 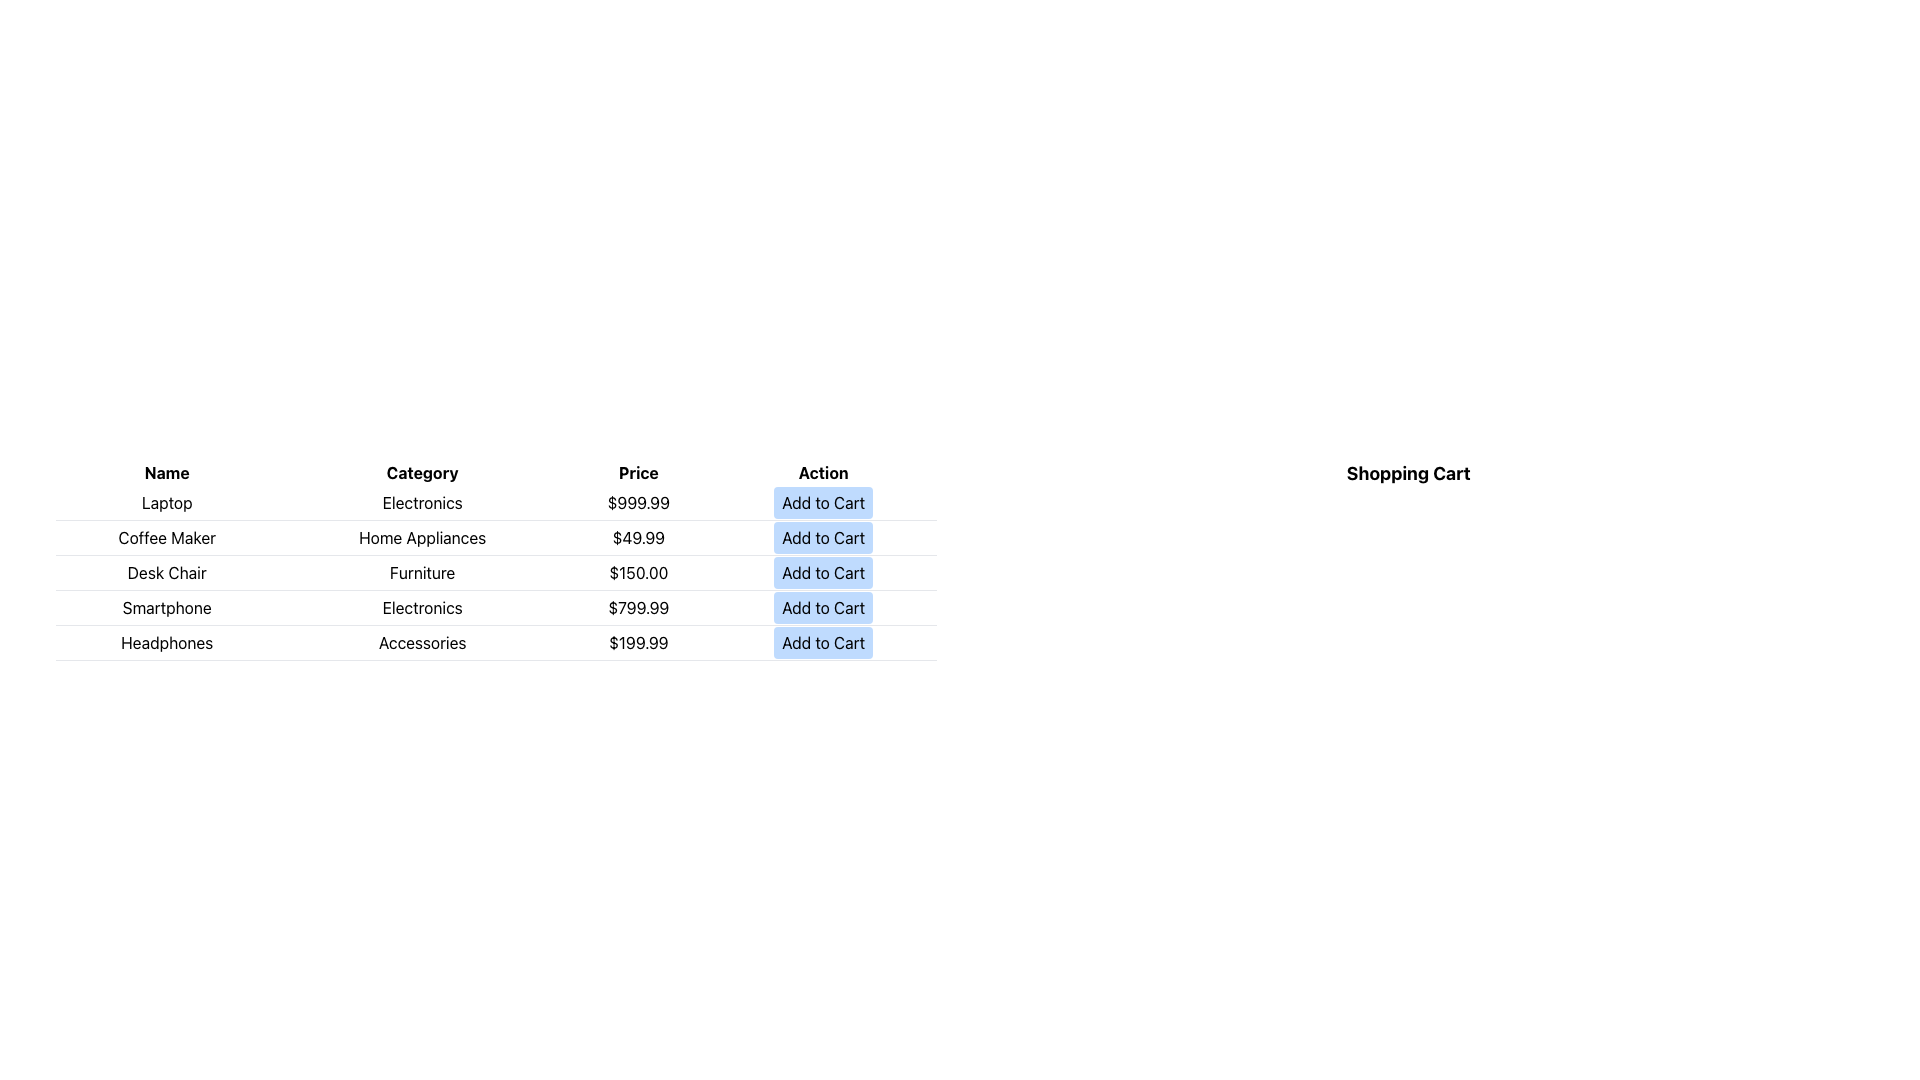 I want to click on on the text label indicating the name of the listed product in the third row under the 'Name' column of the grid layout, so click(x=167, y=573).